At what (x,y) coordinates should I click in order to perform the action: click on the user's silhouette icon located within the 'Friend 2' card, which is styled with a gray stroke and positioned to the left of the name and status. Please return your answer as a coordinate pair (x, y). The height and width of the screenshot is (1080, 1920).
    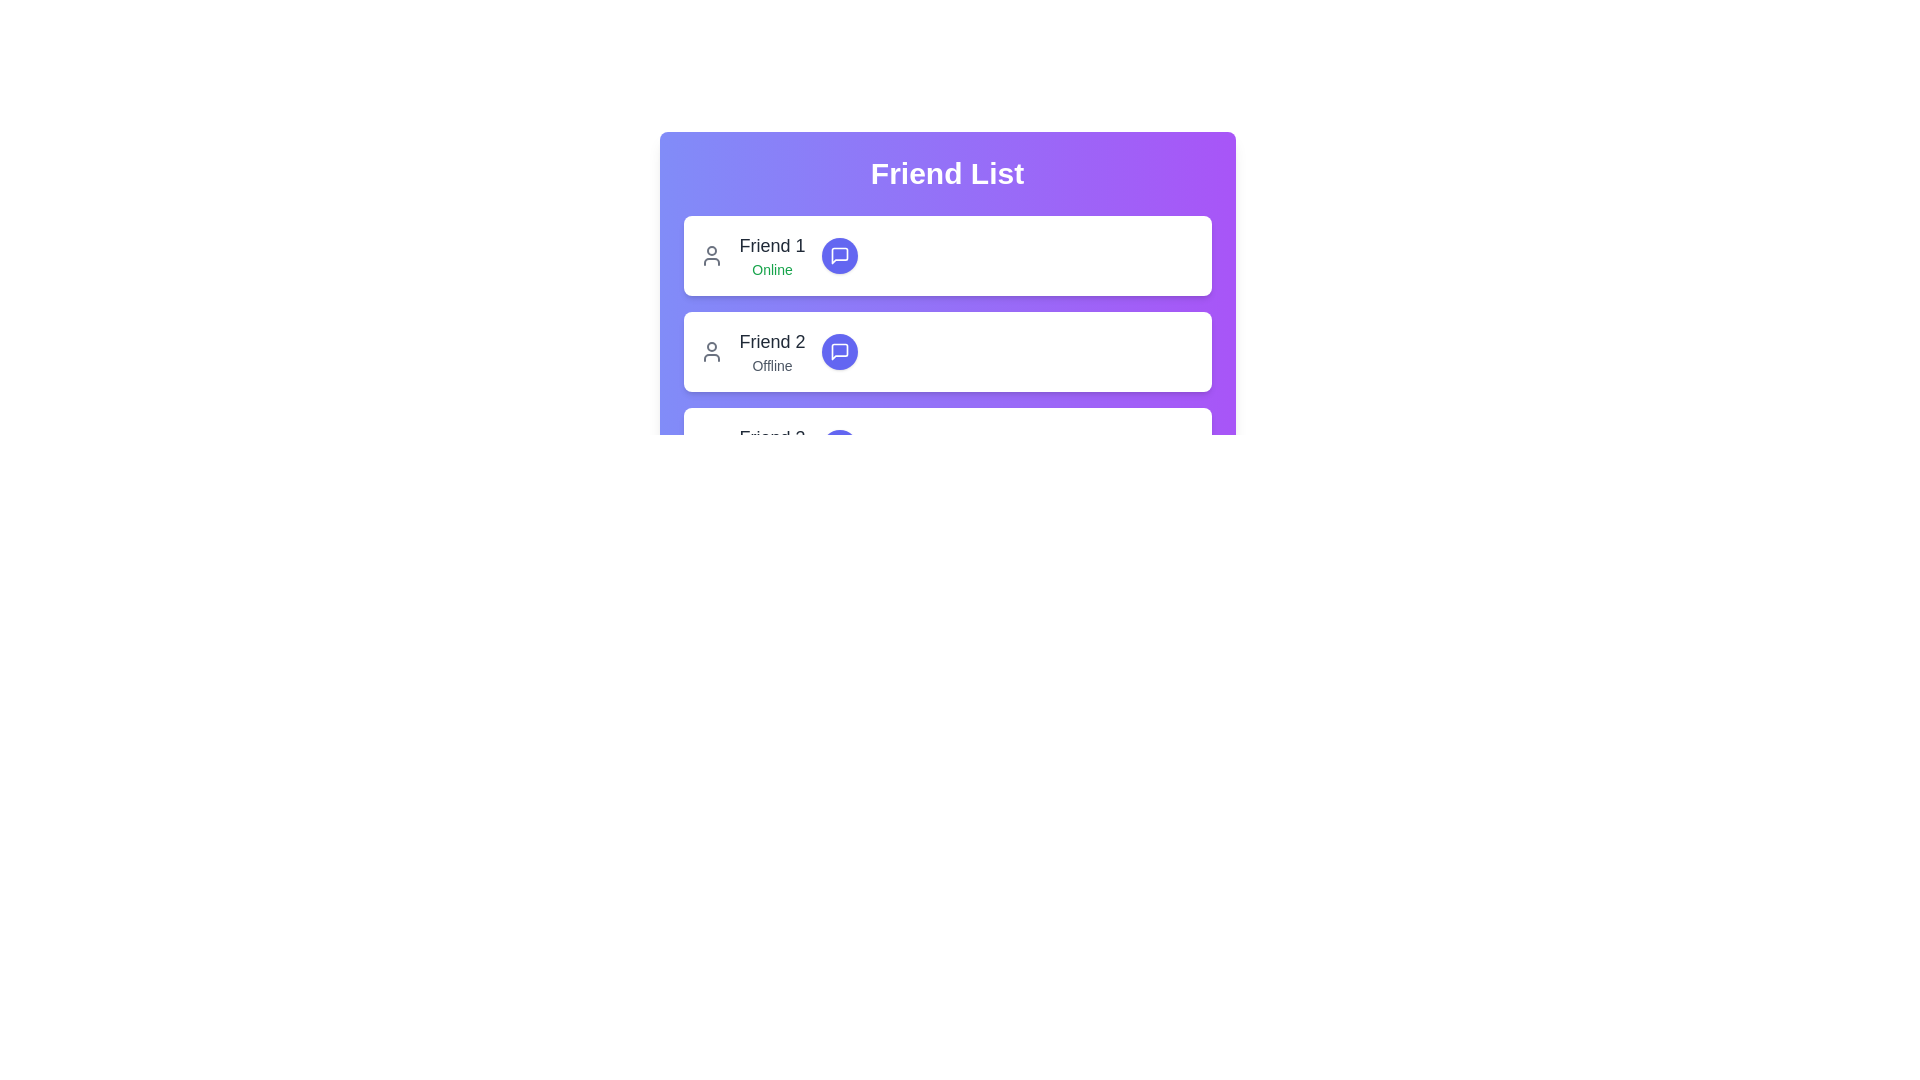
    Looking at the image, I should click on (711, 350).